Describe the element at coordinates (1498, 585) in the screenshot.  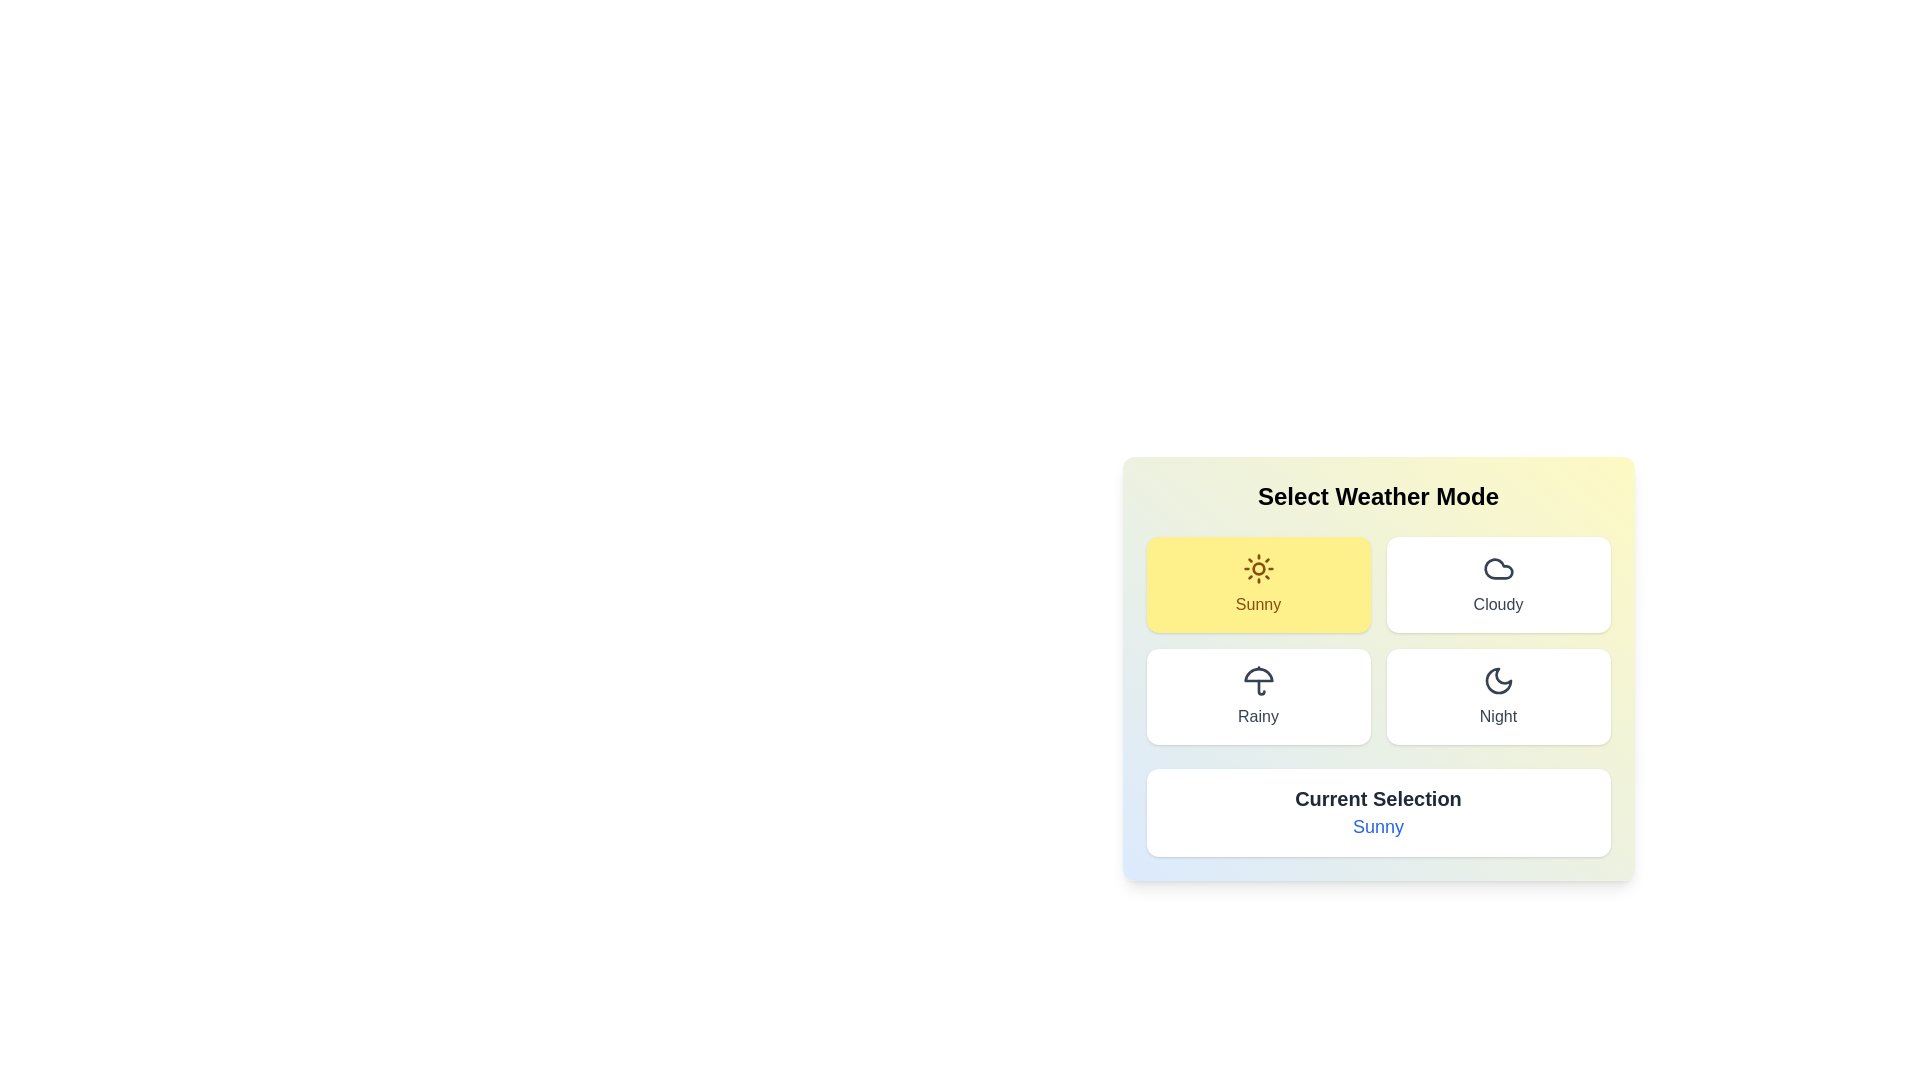
I see `the Cloudy button to select it` at that location.